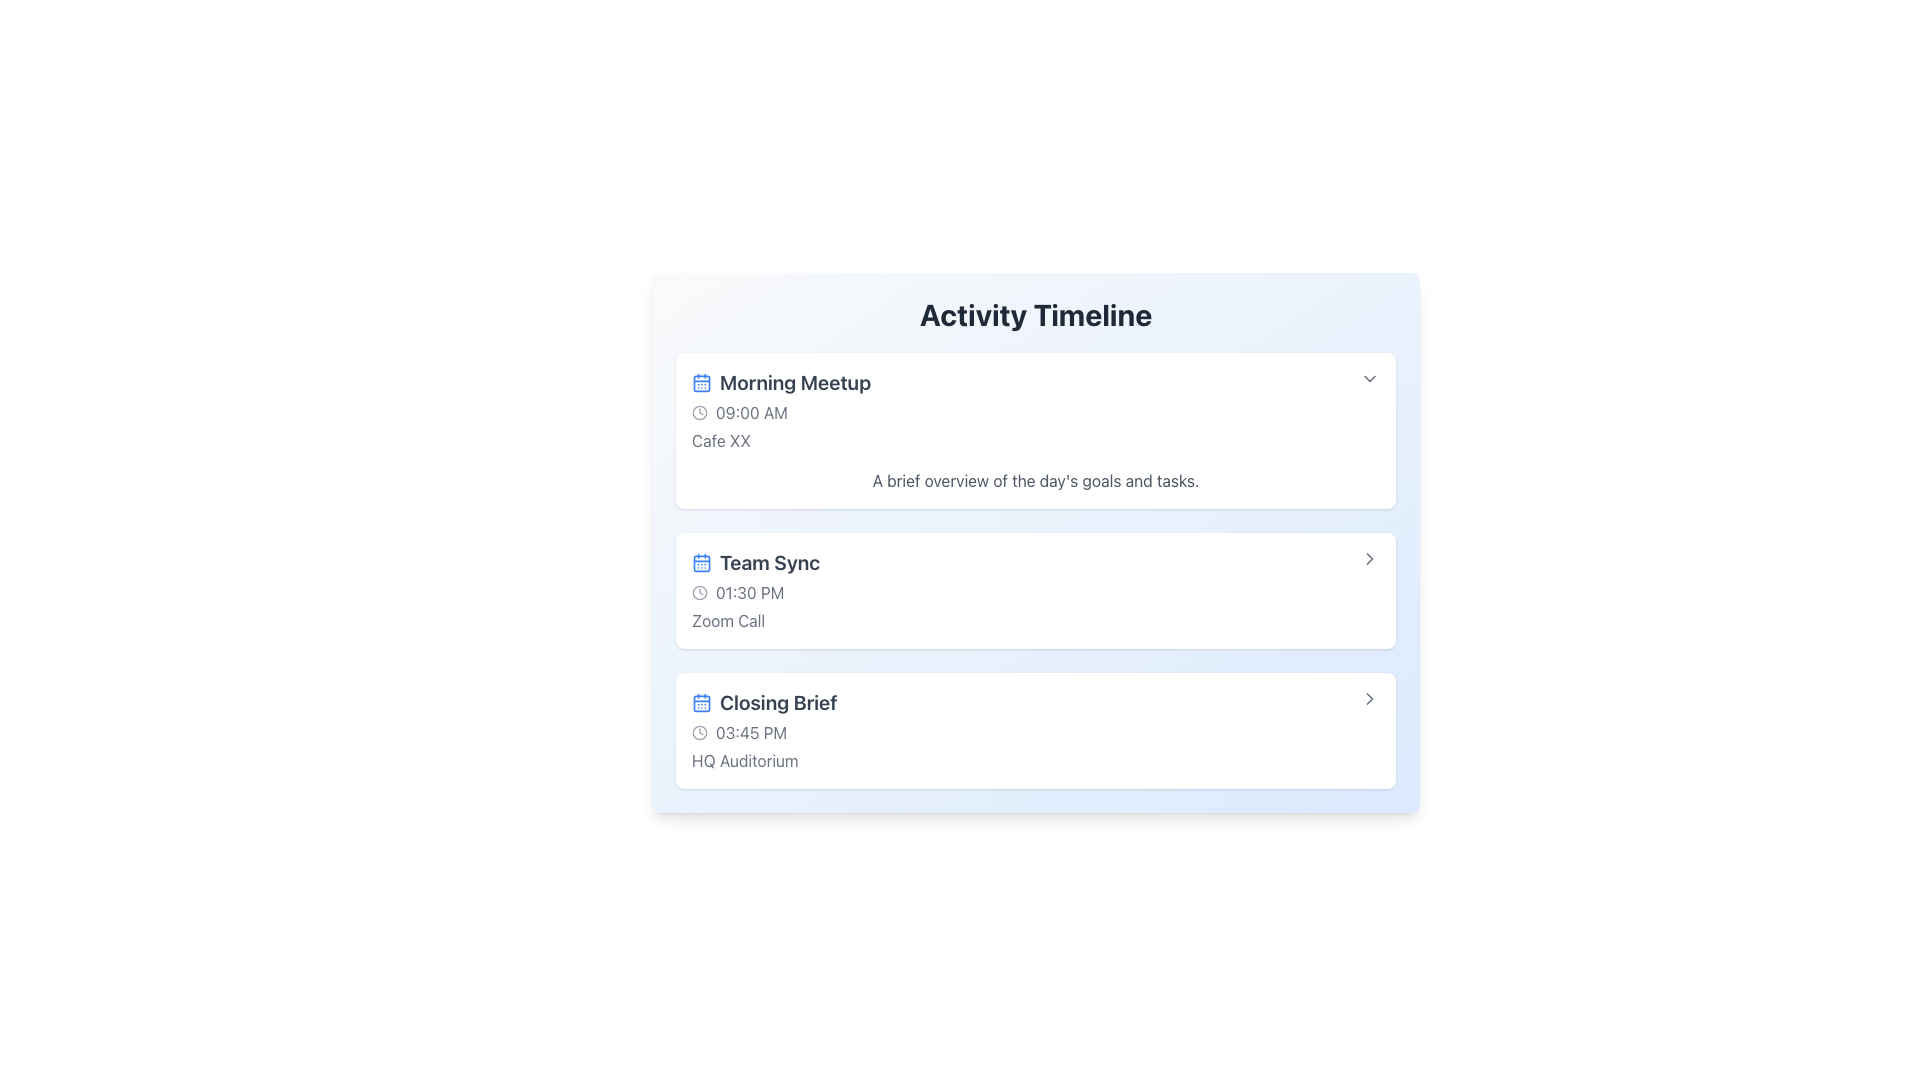 This screenshot has height=1080, width=1920. I want to click on the second meeting entry in the timeline, which has a title 'Team Sync', so click(1036, 589).